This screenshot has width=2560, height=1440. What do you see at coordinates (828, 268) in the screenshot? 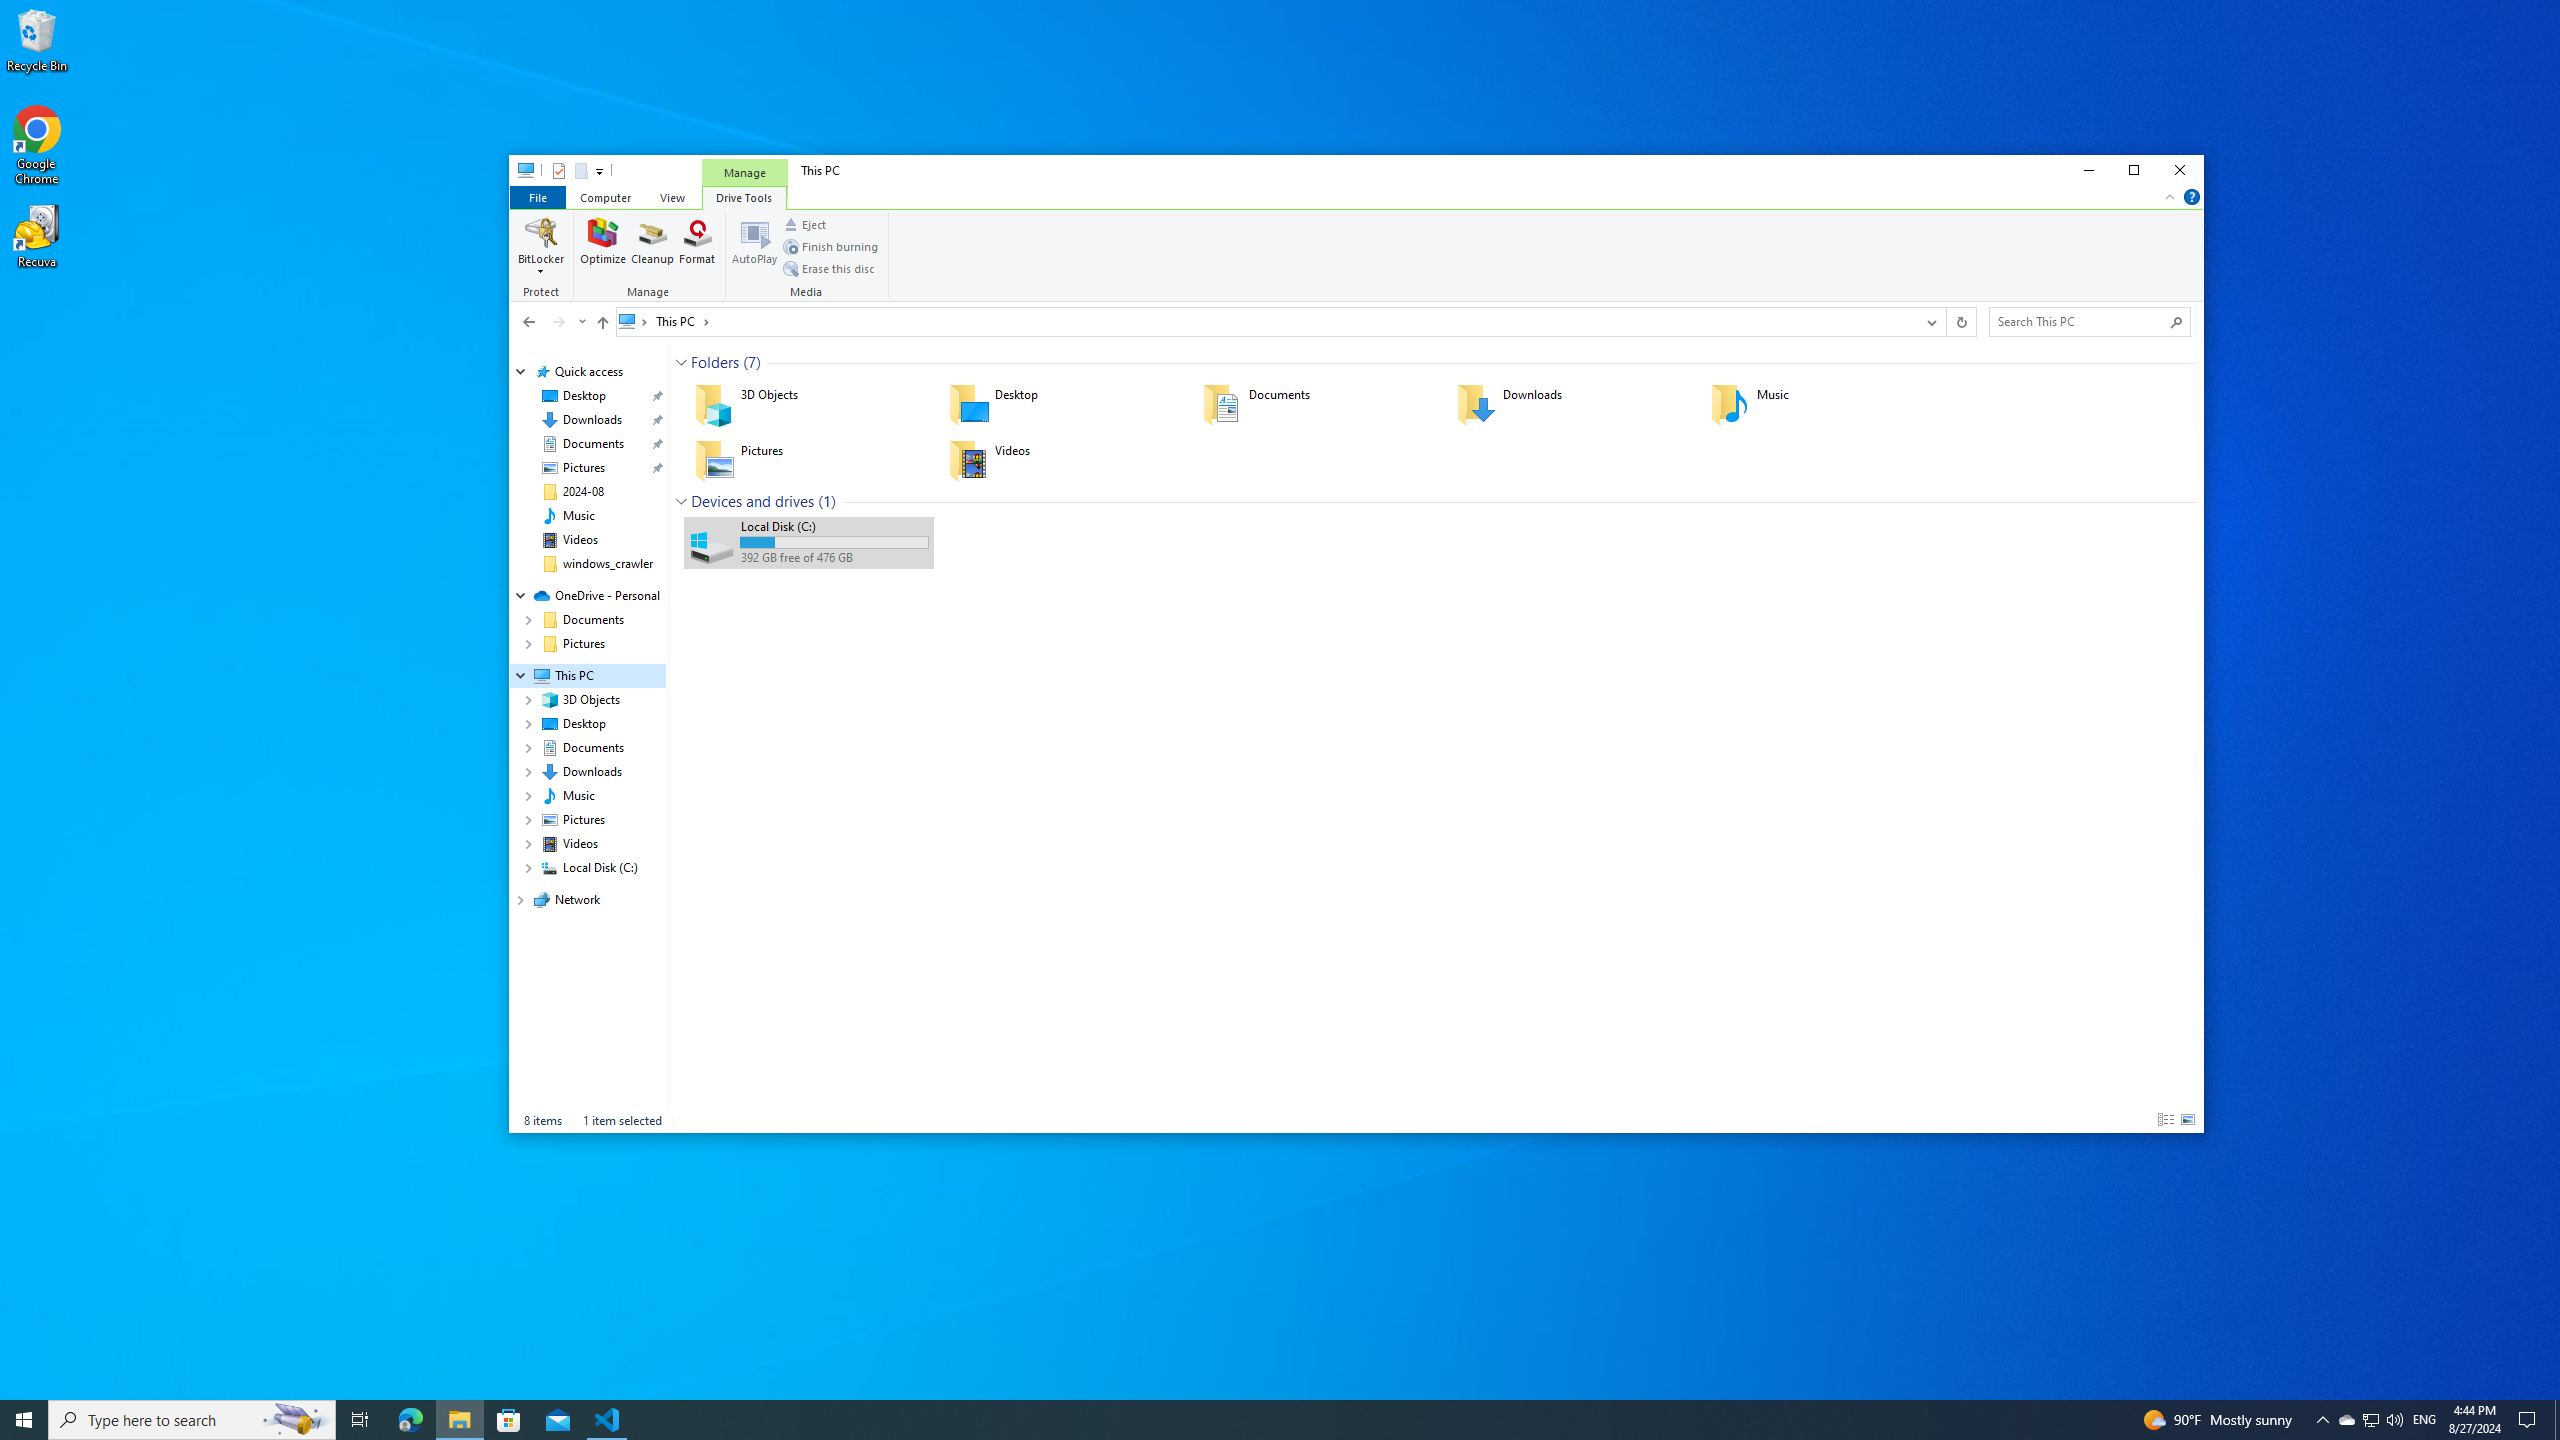
I see `'Erase this disc'` at bounding box center [828, 268].